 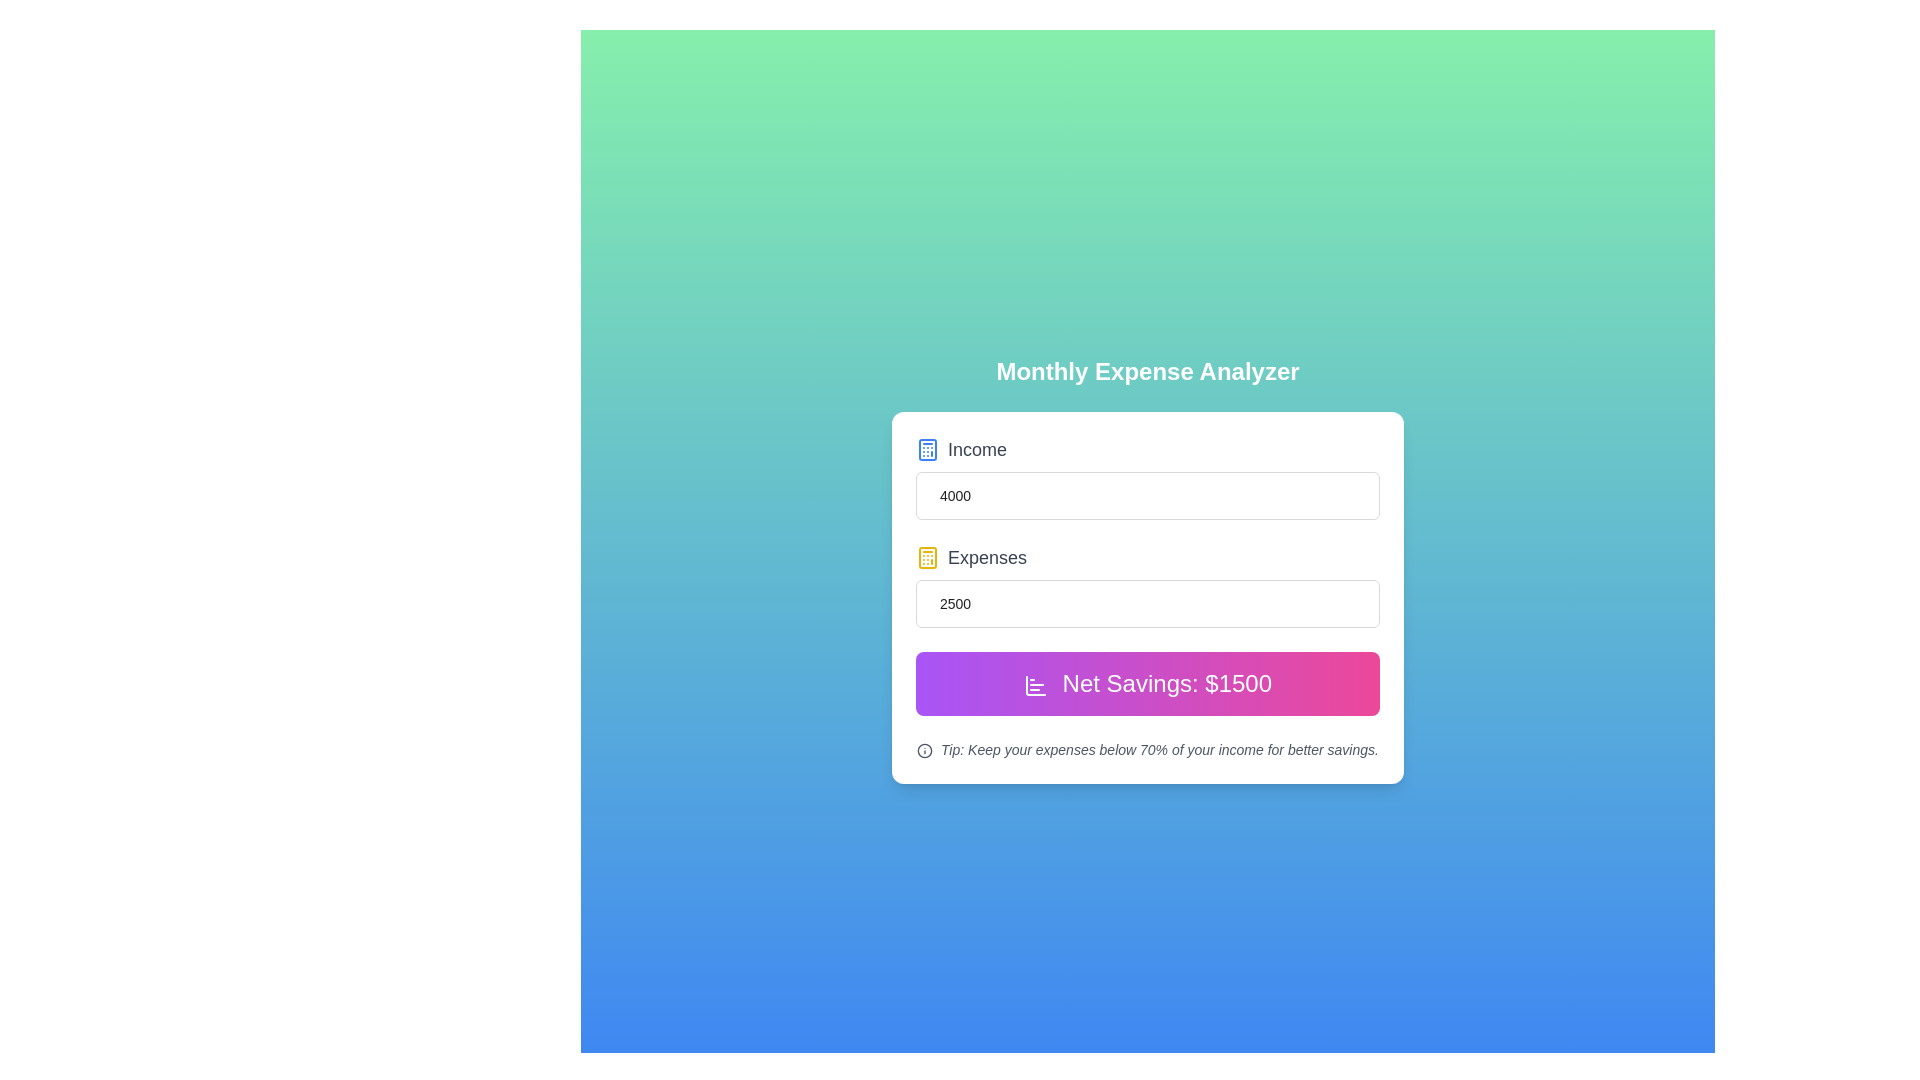 What do you see at coordinates (1378, 506) in the screenshot?
I see `the small, downward-pointing arrow button located directly below the 'Increase Value' button in the numeric input control interface for 'Income'` at bounding box center [1378, 506].